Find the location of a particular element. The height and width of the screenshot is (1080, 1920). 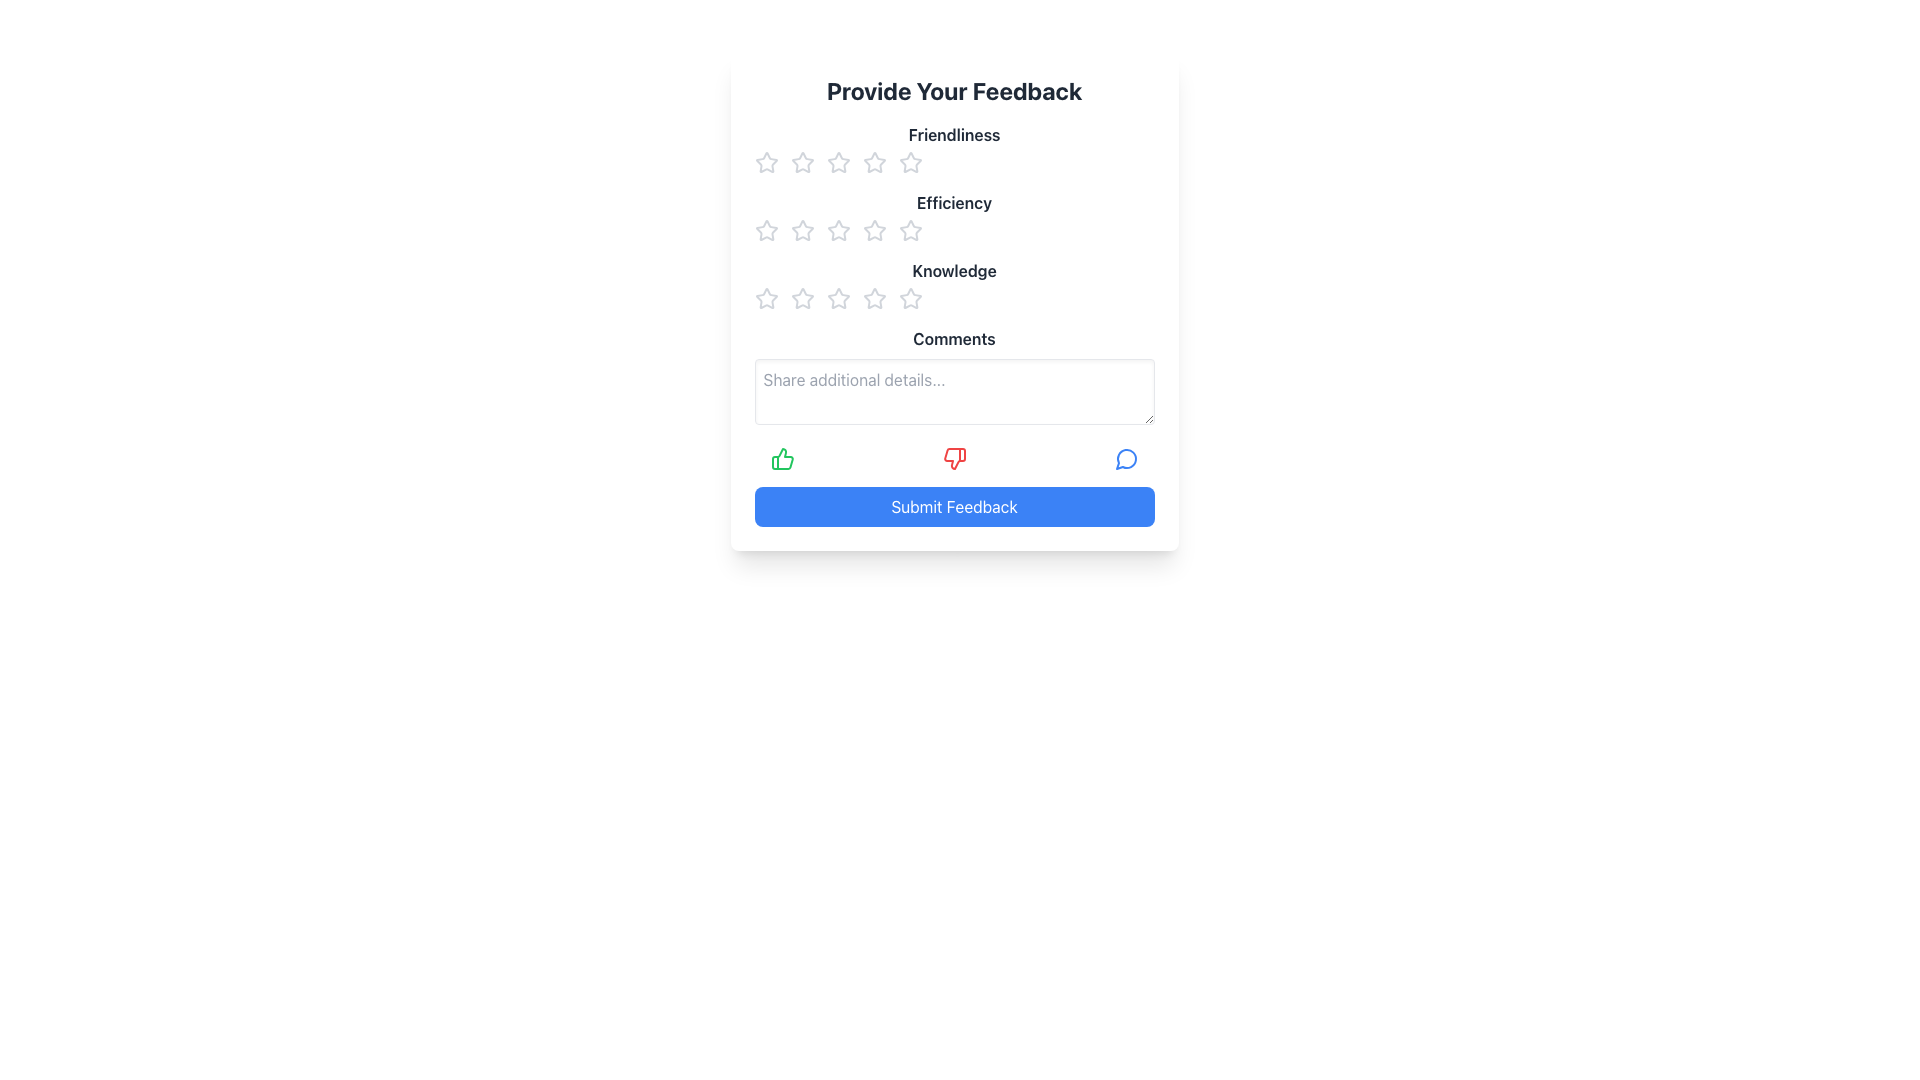

the third star is located at coordinates (874, 229).